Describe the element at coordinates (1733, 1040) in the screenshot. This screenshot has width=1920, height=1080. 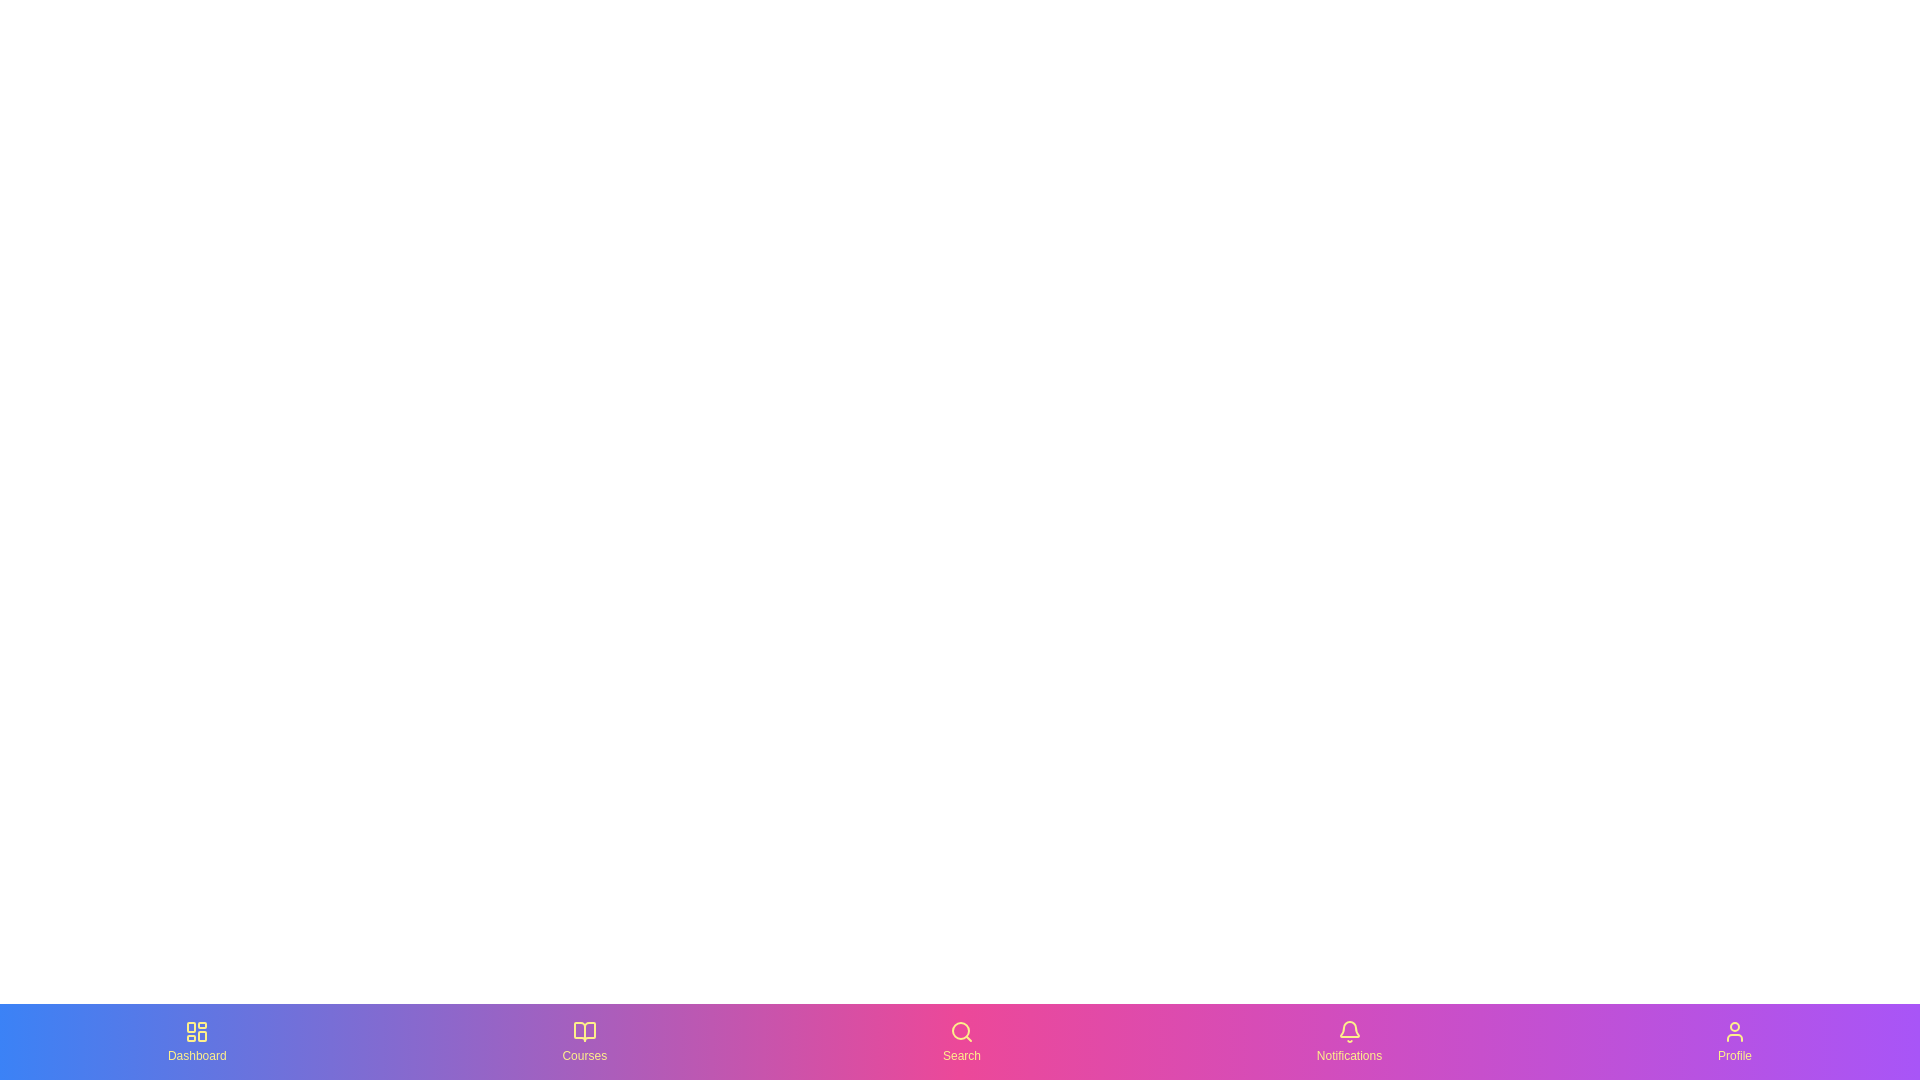
I see `the Profile tab in the bottom navigation bar` at that location.